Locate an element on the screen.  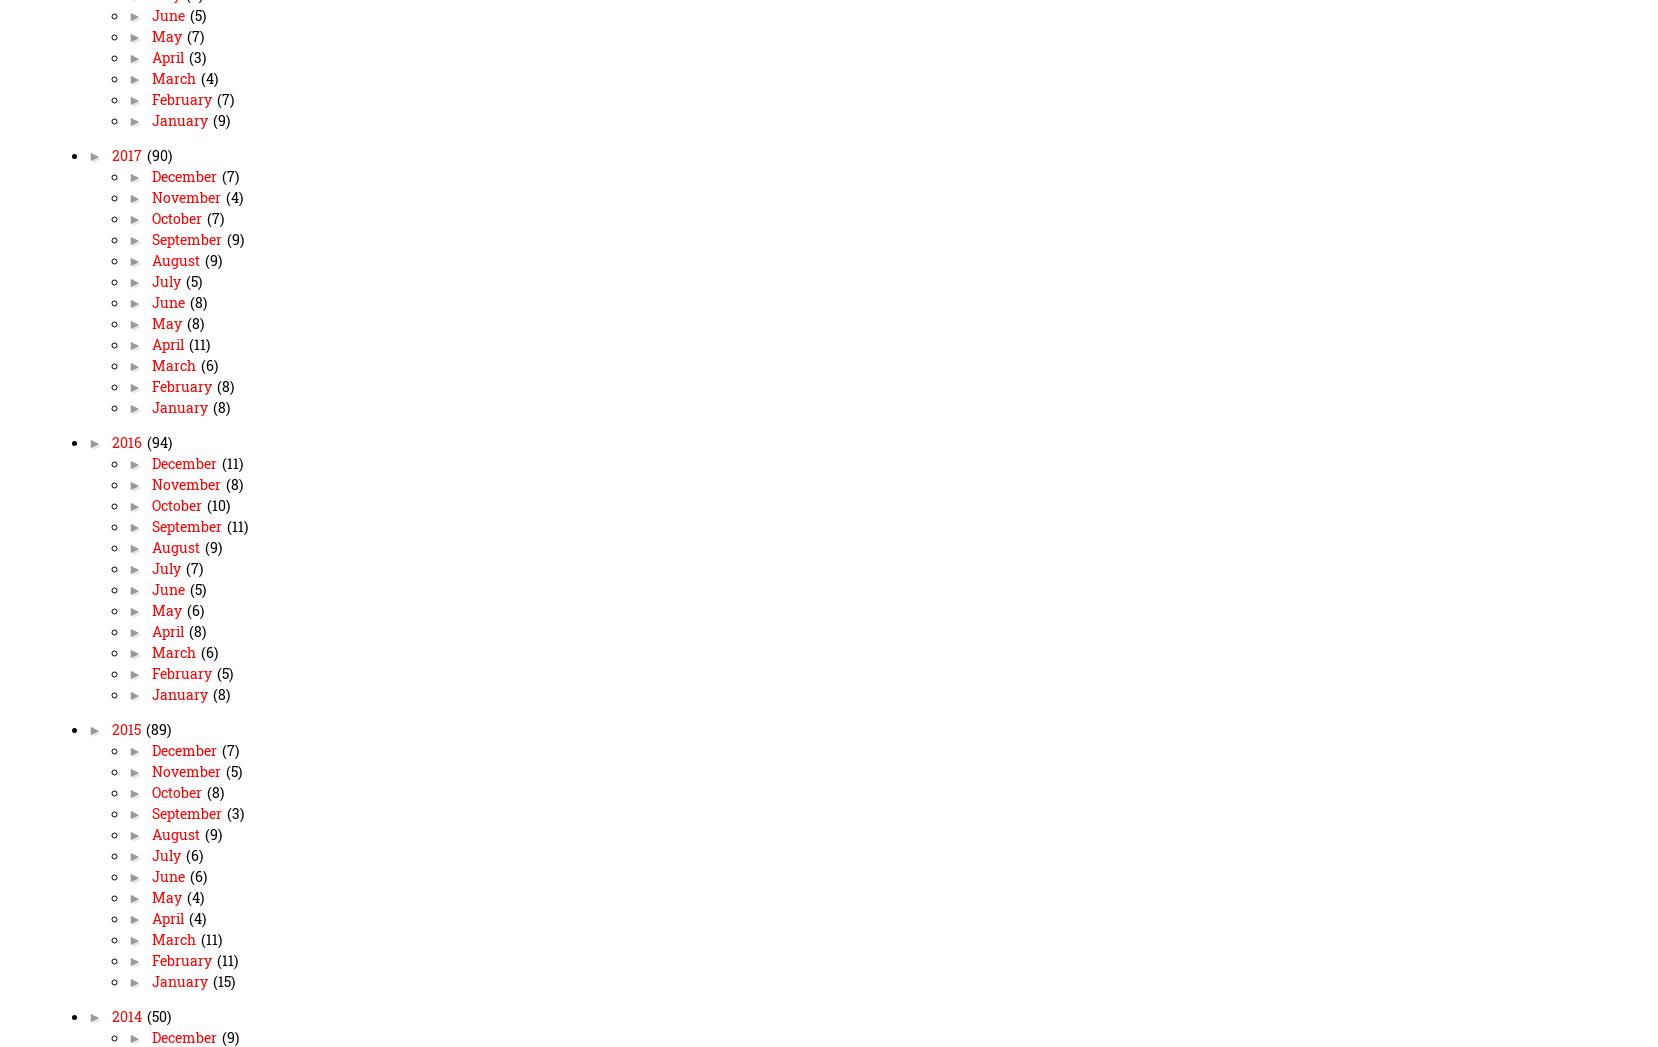
'(15)' is located at coordinates (223, 981).